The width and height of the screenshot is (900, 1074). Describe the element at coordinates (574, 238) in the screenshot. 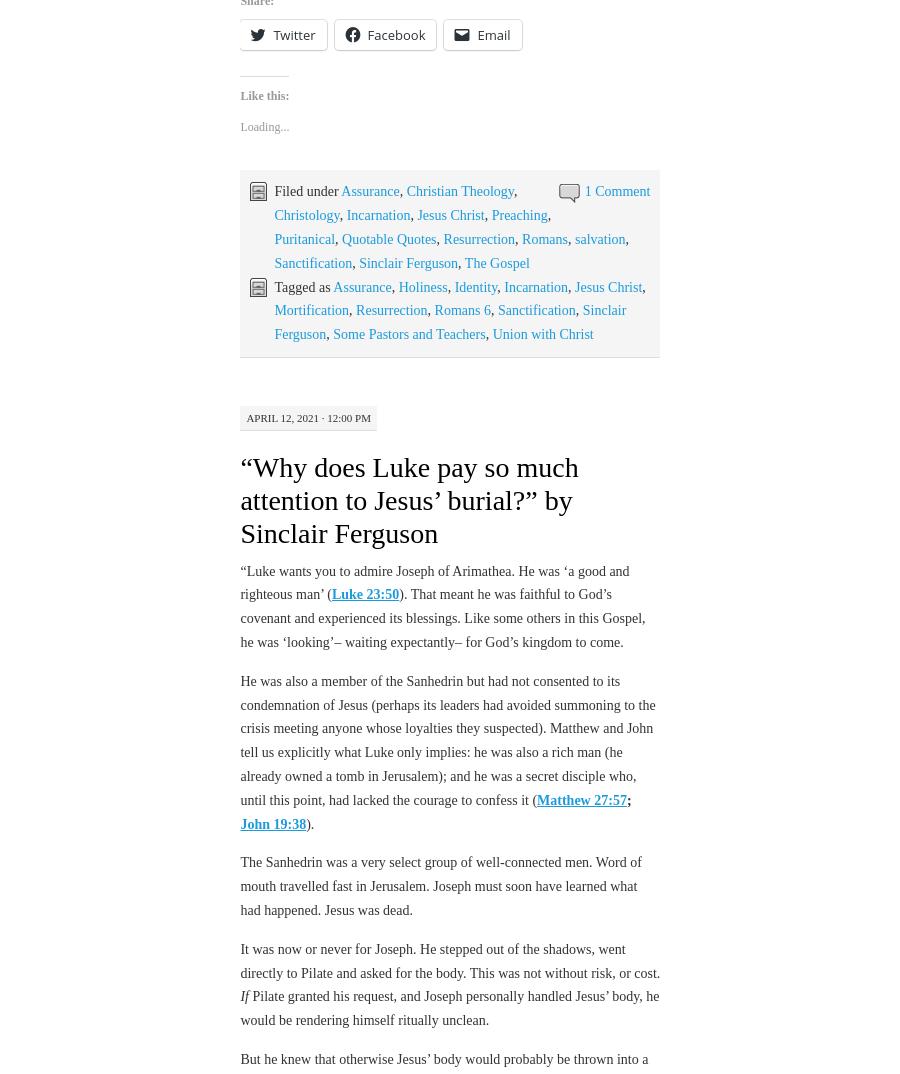

I see `'salvation'` at that location.